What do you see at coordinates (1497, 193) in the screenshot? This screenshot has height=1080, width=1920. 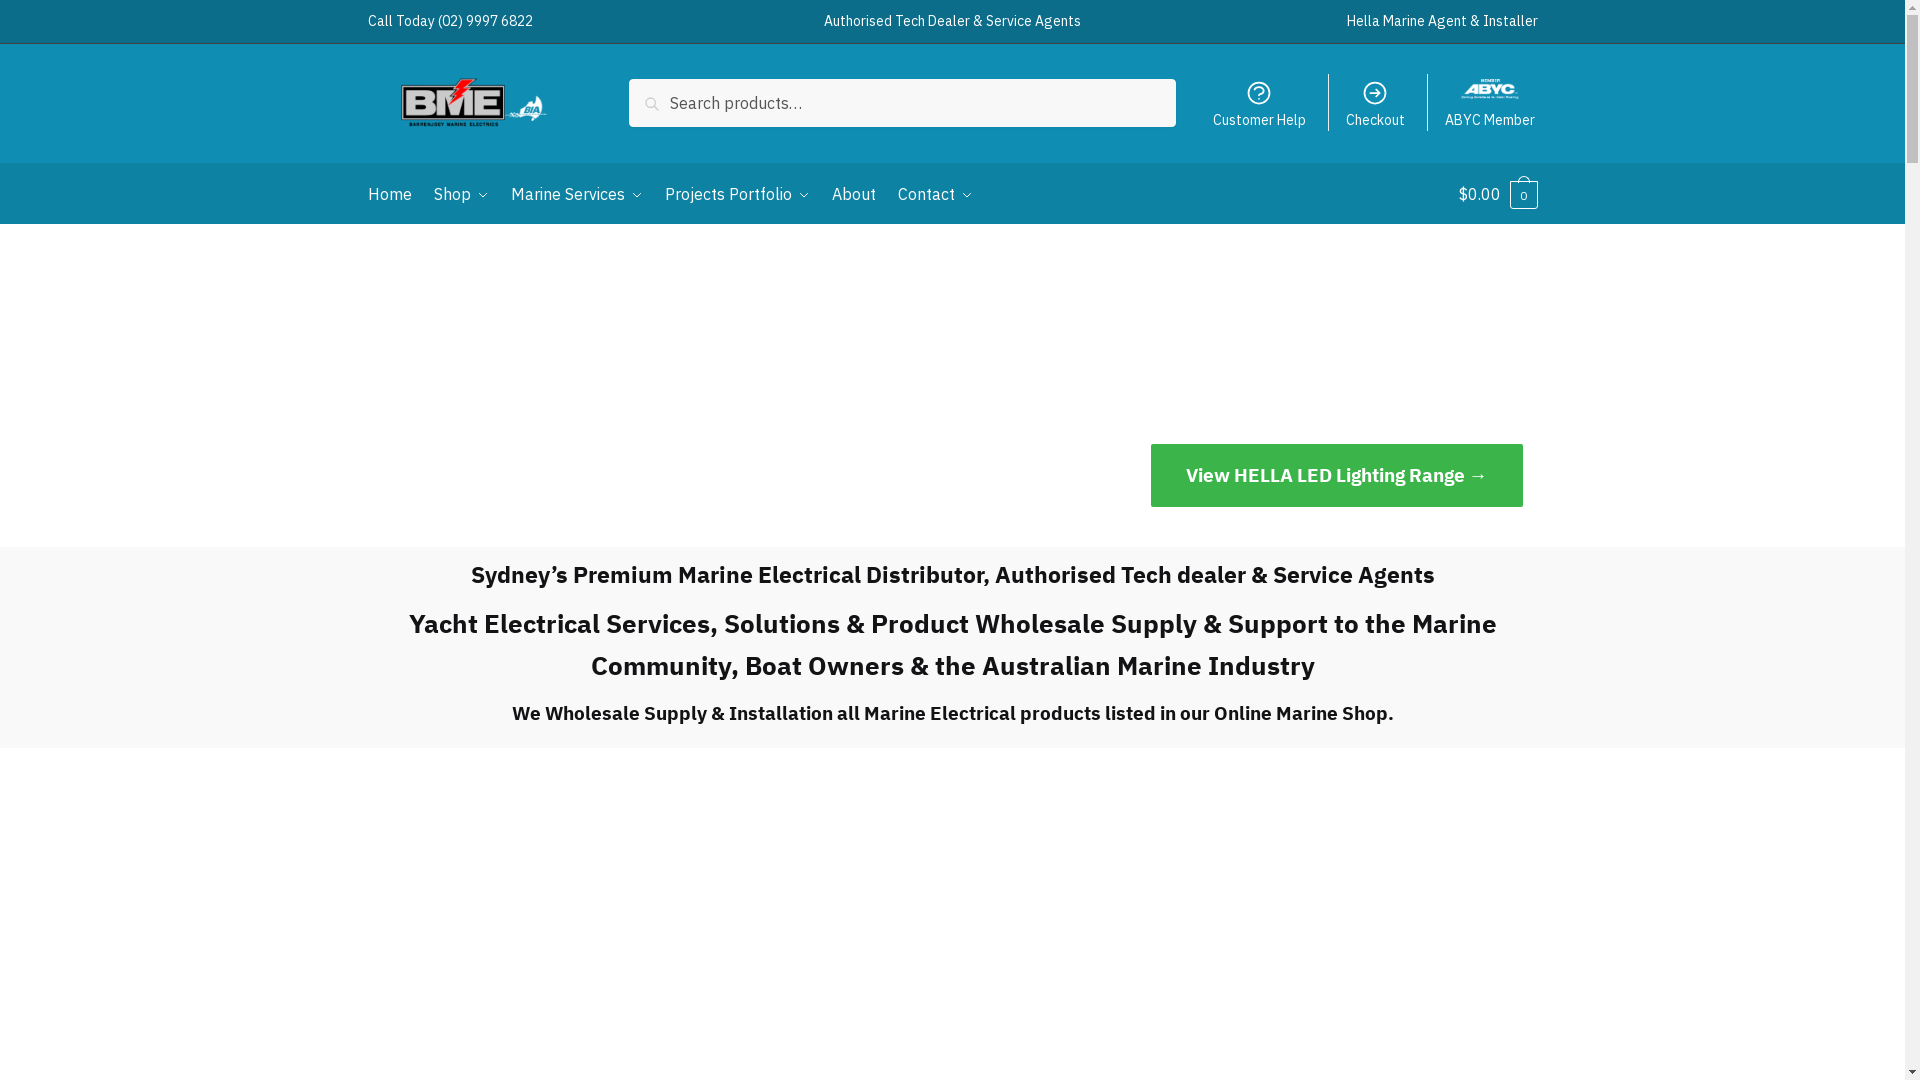 I see `'$0.00 0'` at bounding box center [1497, 193].